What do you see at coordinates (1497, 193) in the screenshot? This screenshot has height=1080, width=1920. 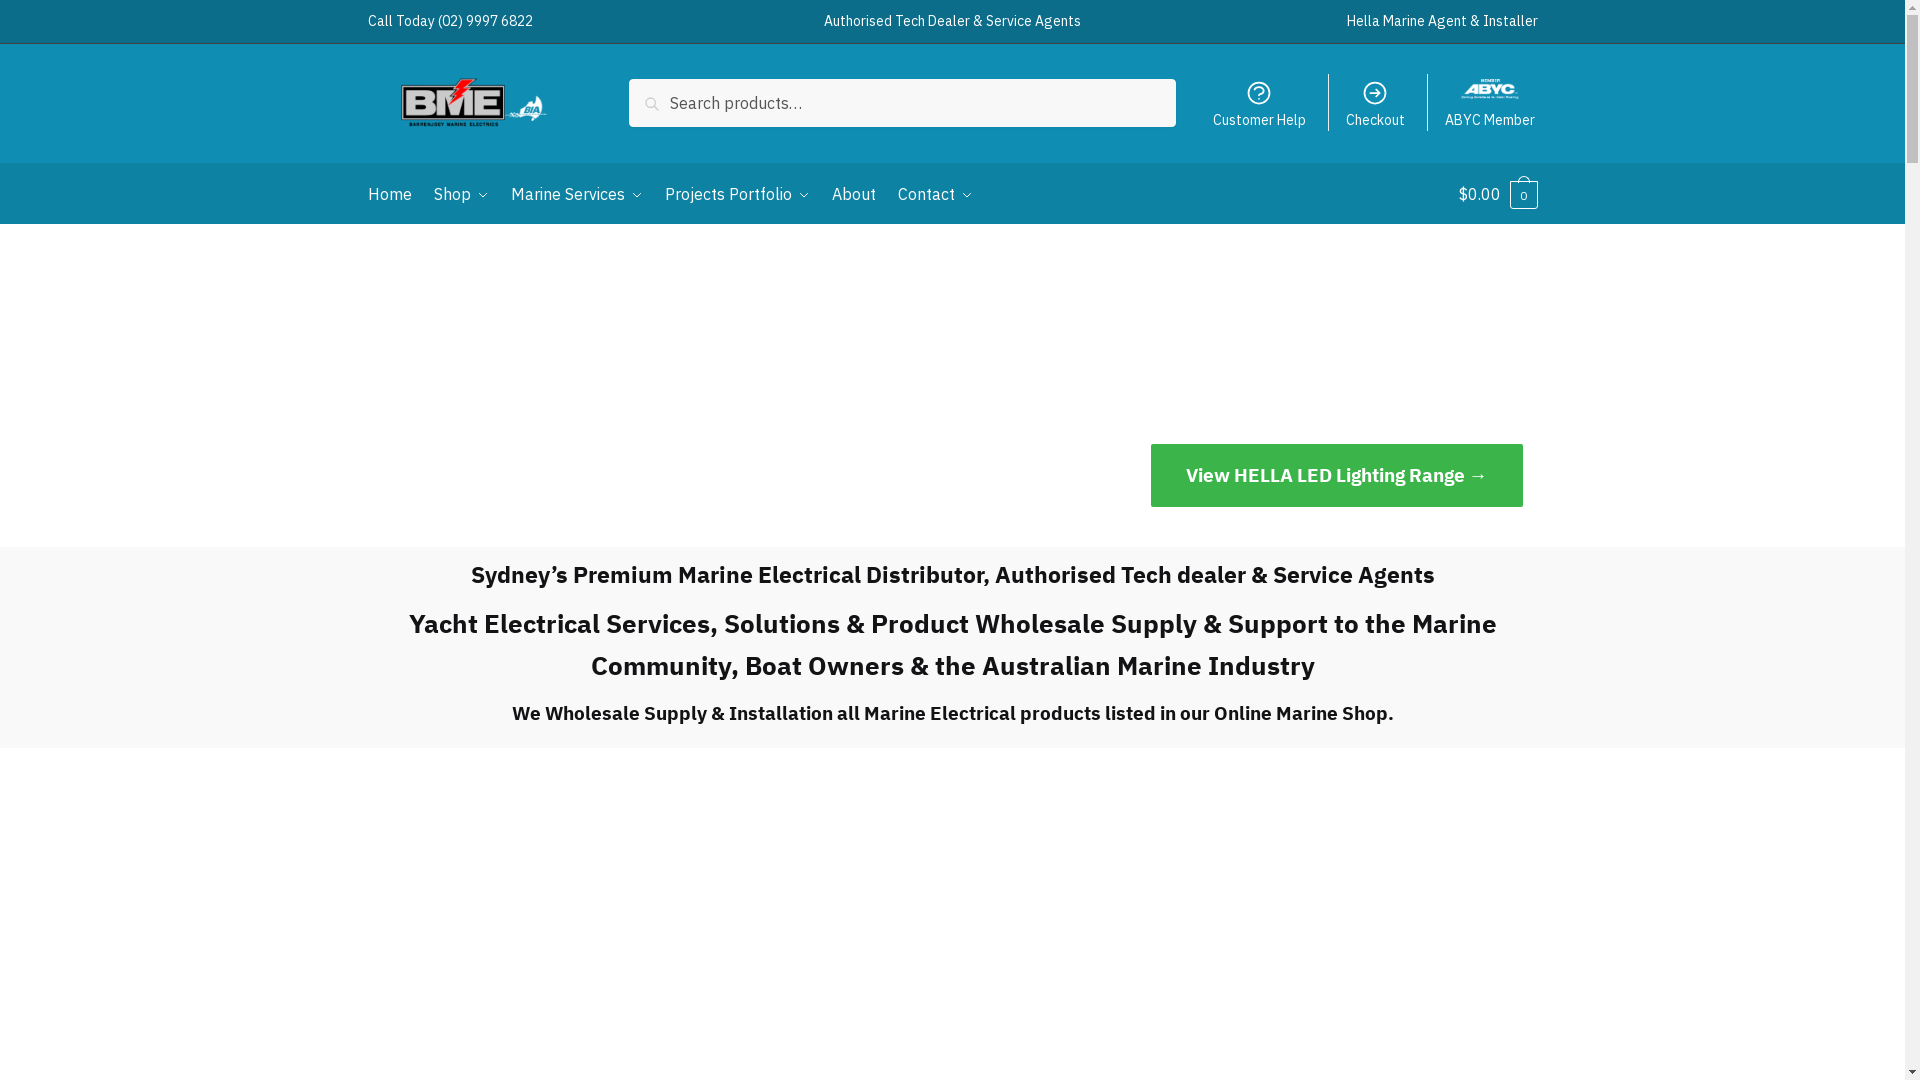 I see `'$0.00 0'` at bounding box center [1497, 193].